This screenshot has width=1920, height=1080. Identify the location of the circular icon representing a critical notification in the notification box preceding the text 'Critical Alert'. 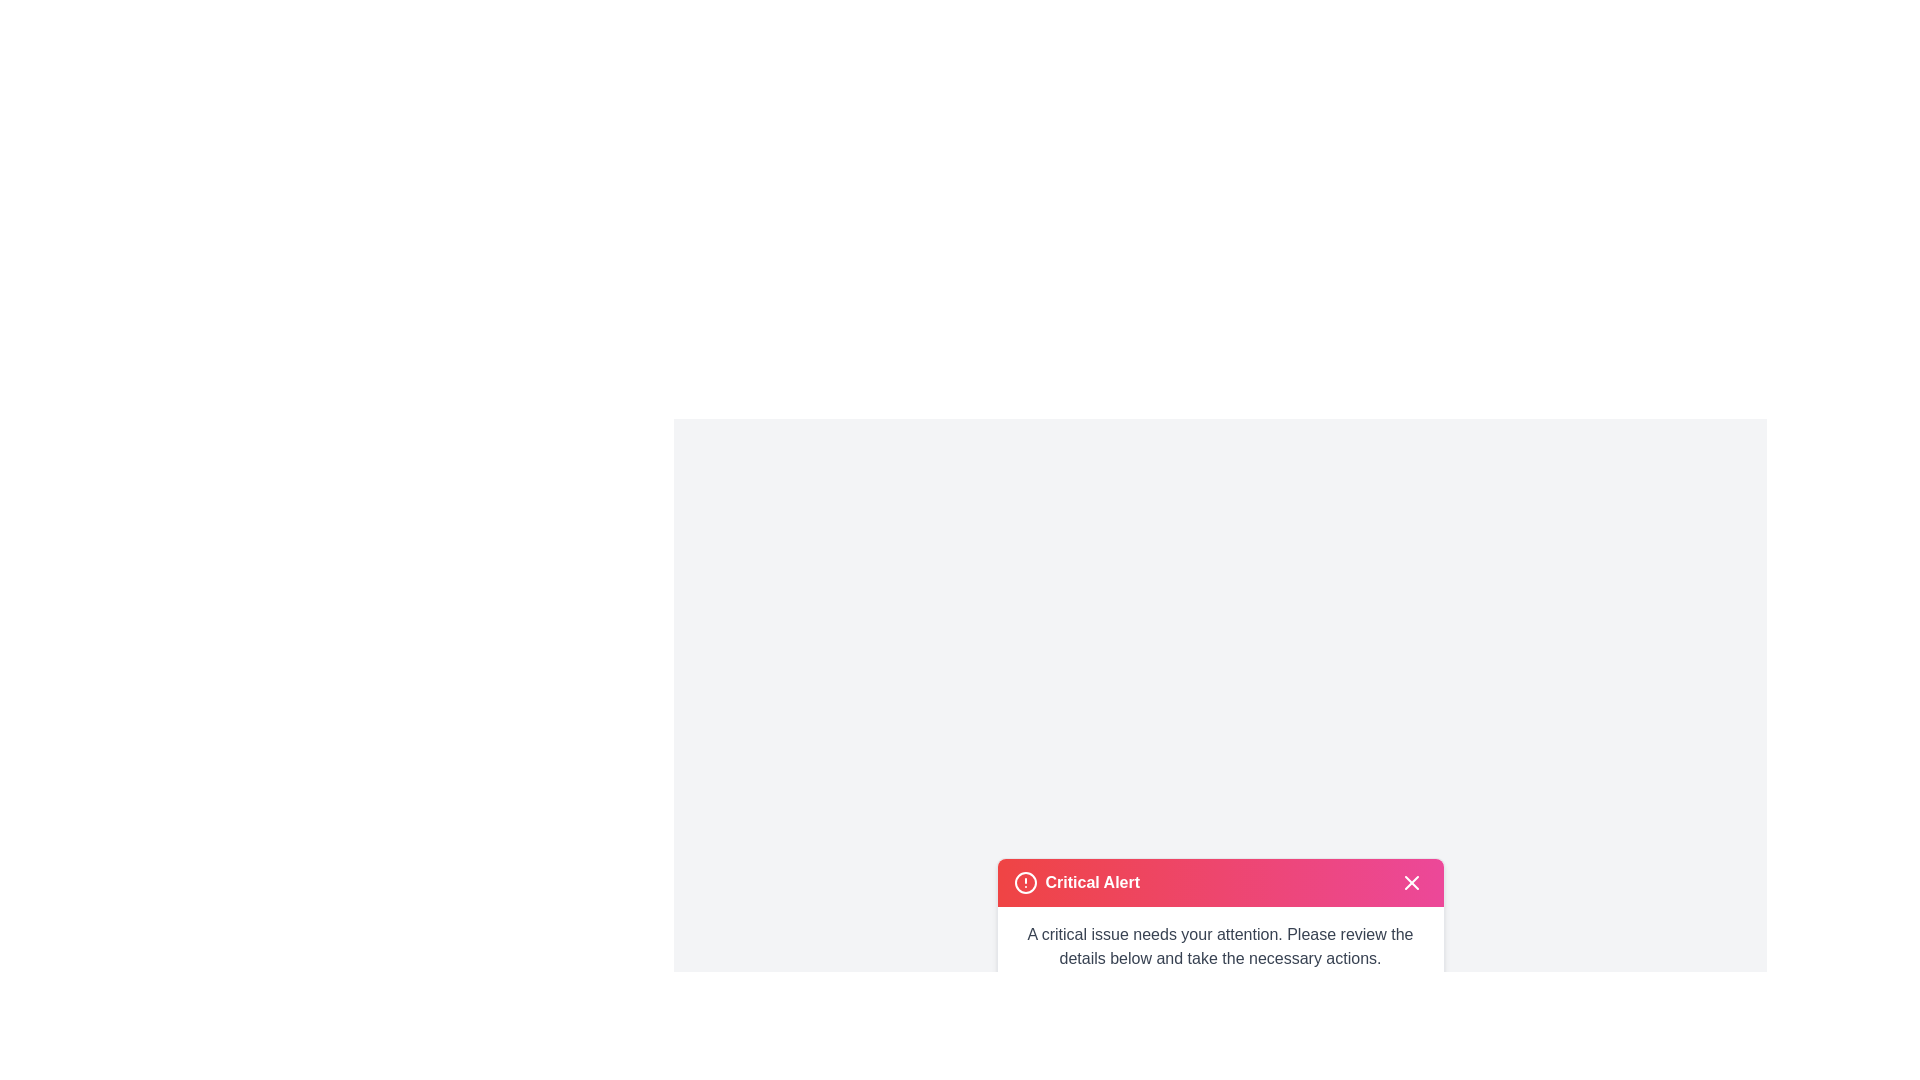
(1025, 881).